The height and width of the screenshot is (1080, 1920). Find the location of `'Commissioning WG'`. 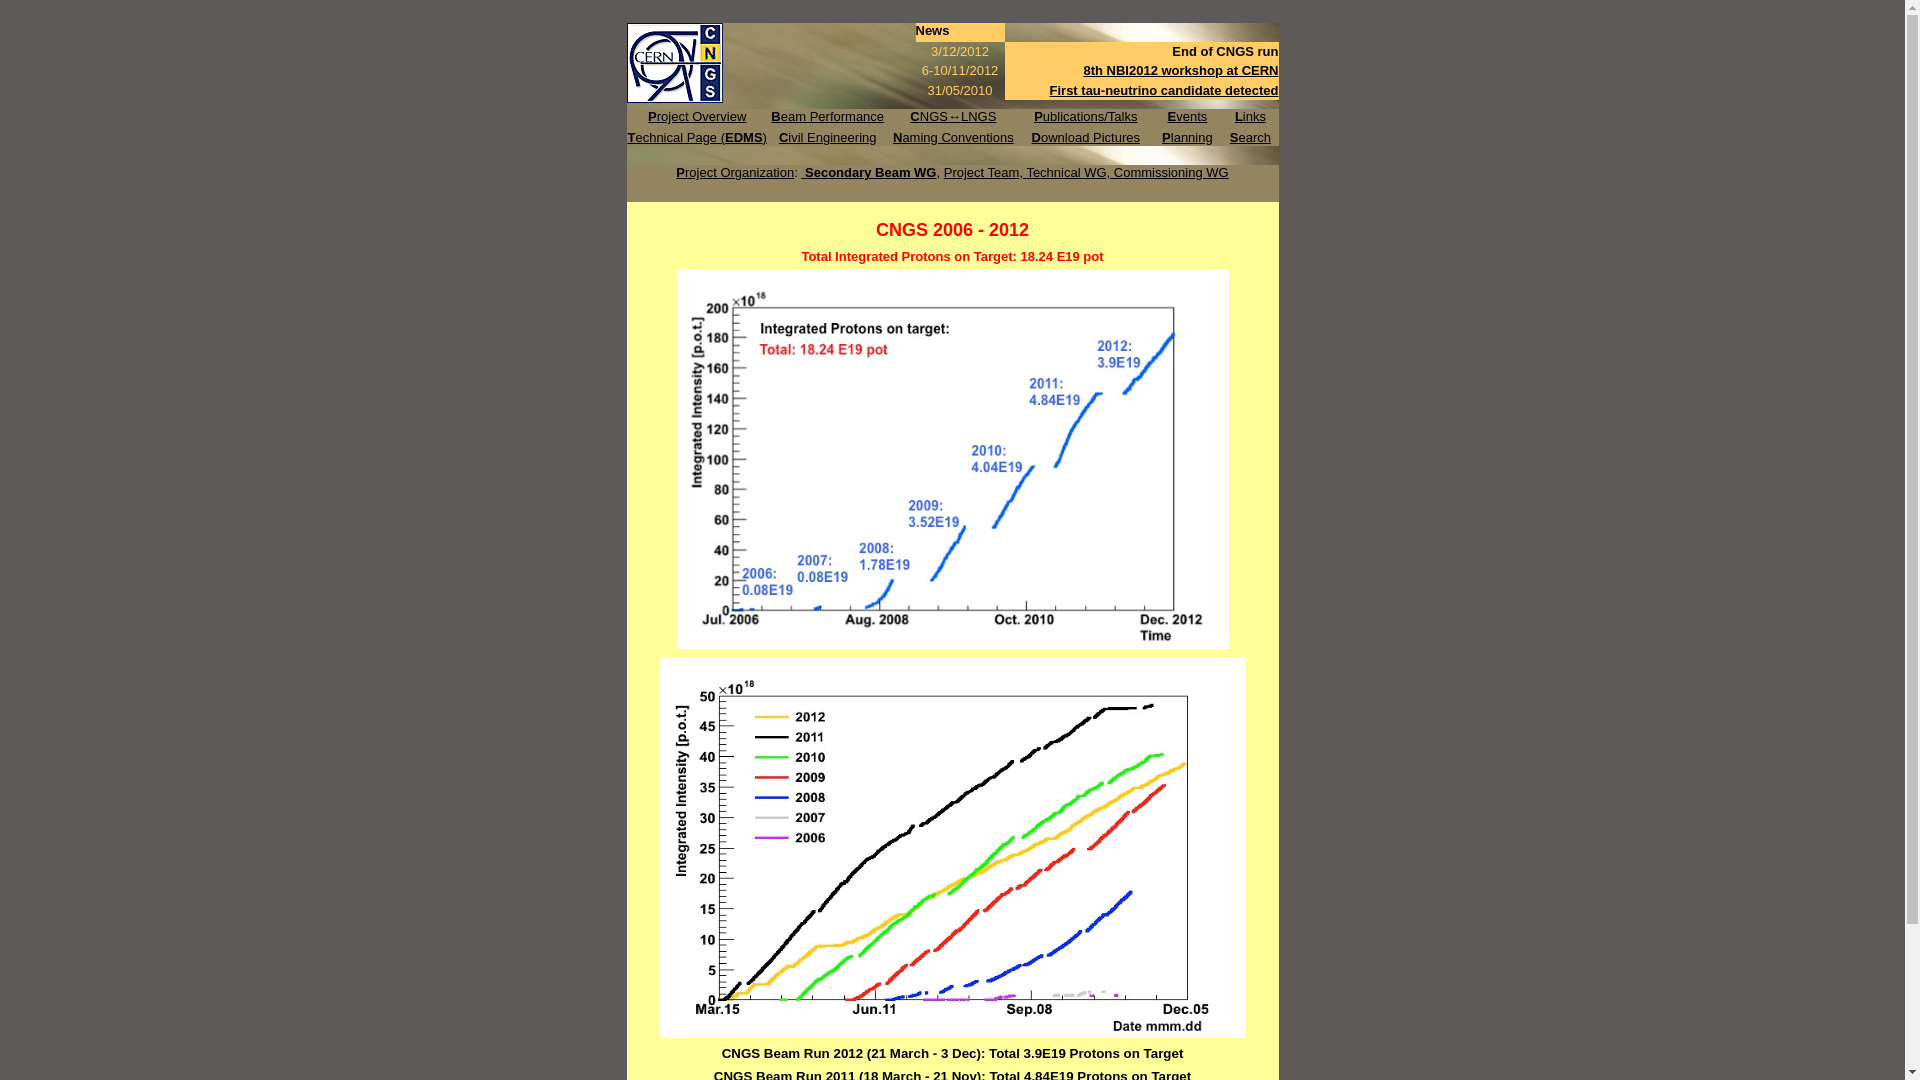

'Commissioning WG' is located at coordinates (1171, 171).